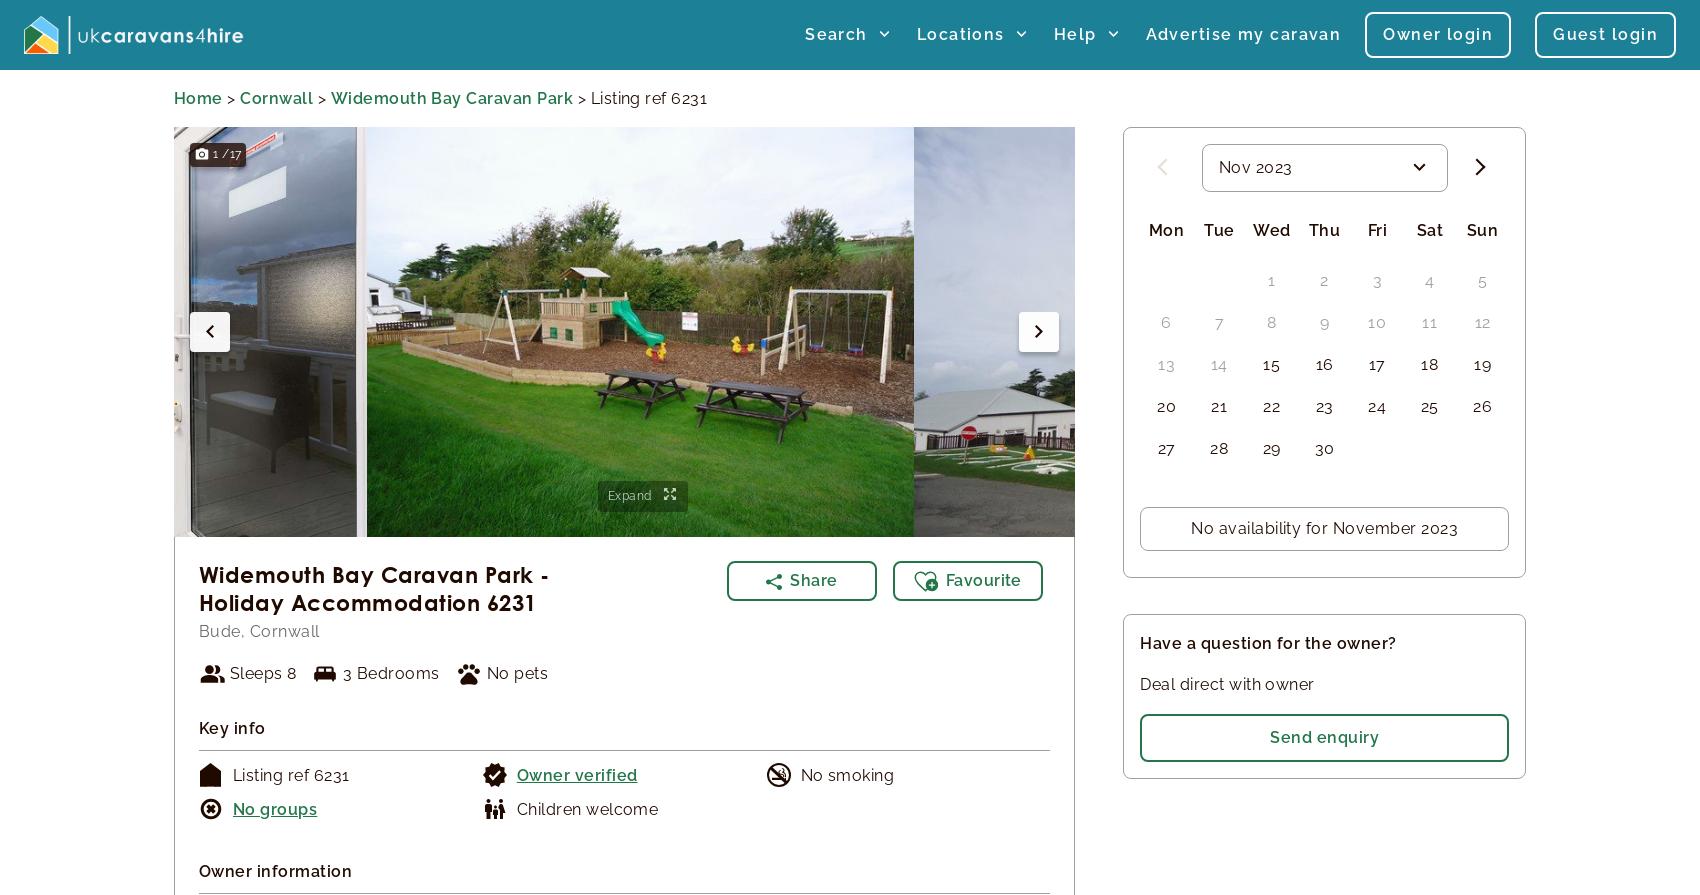 The height and width of the screenshot is (895, 1700). I want to click on 'Bude, Cornwall', so click(259, 630).